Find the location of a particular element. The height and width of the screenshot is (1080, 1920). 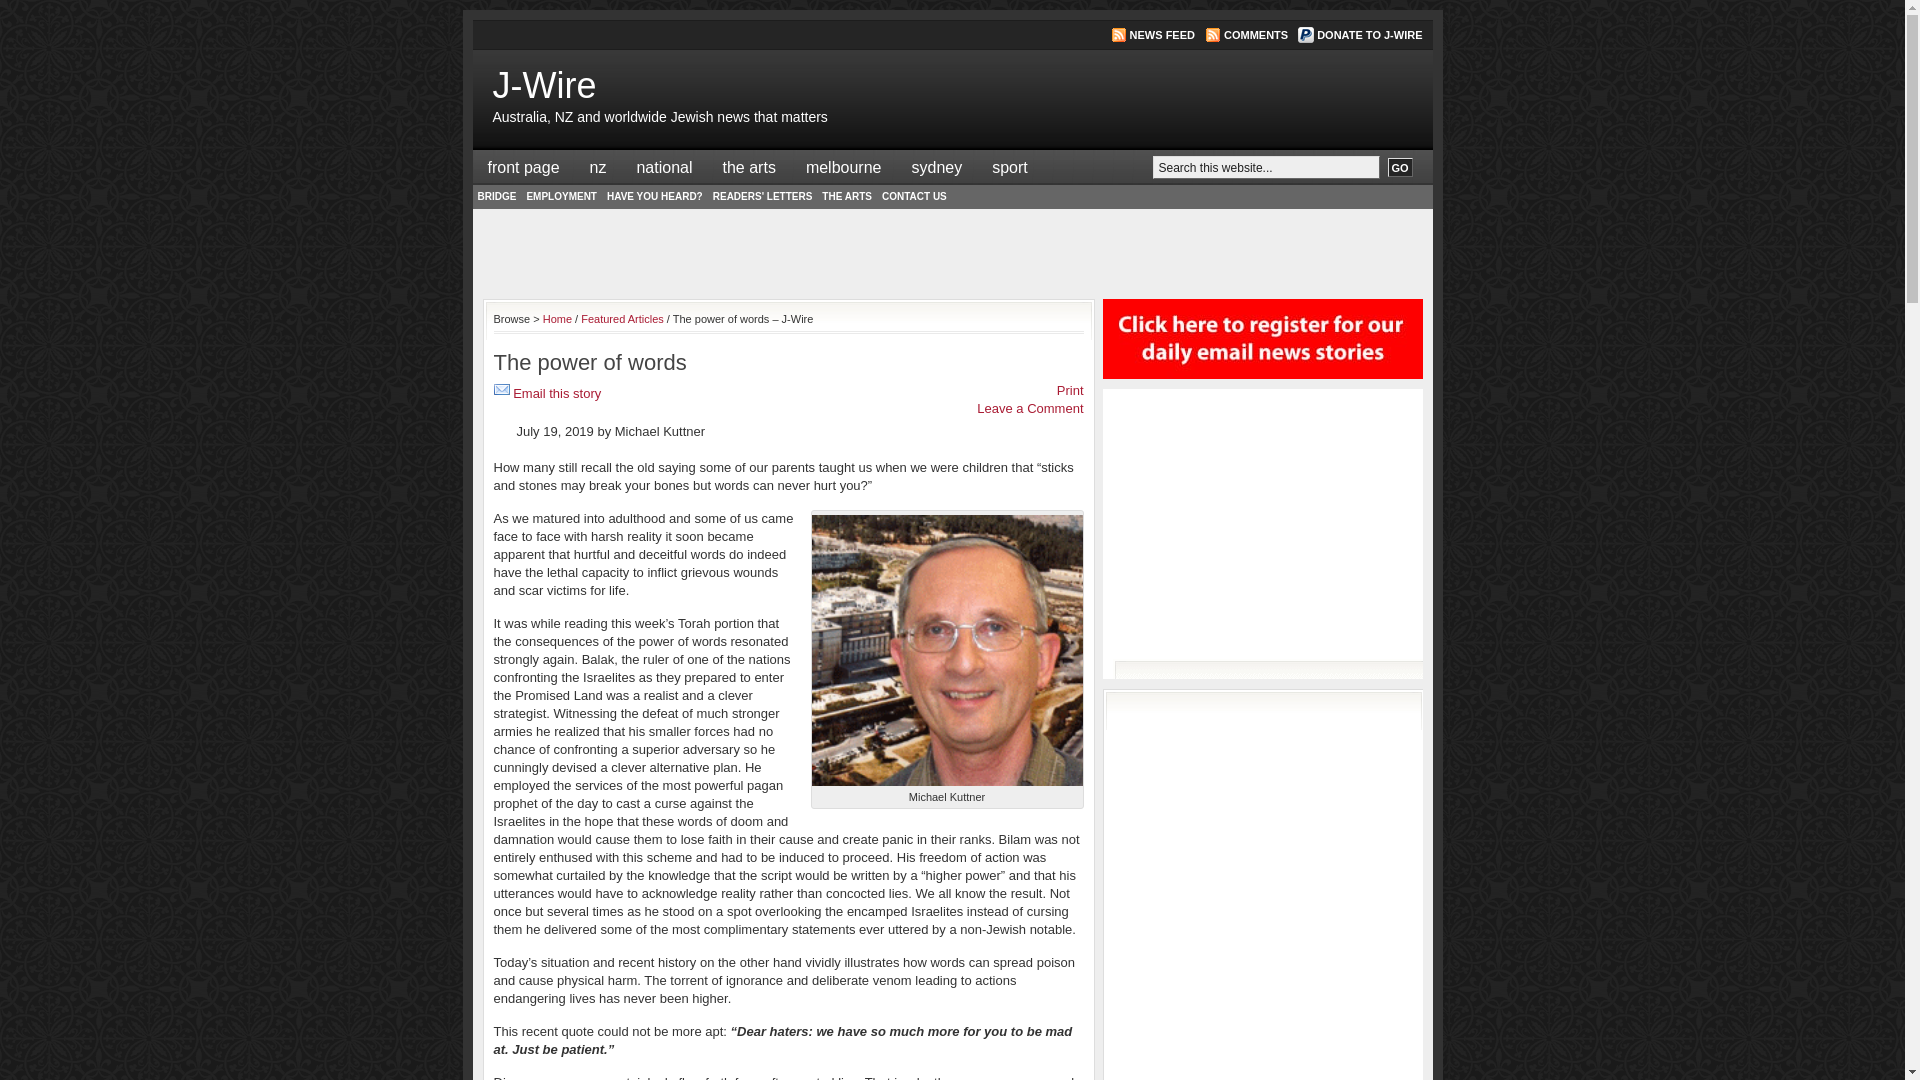

'GO' is located at coordinates (1399, 166).